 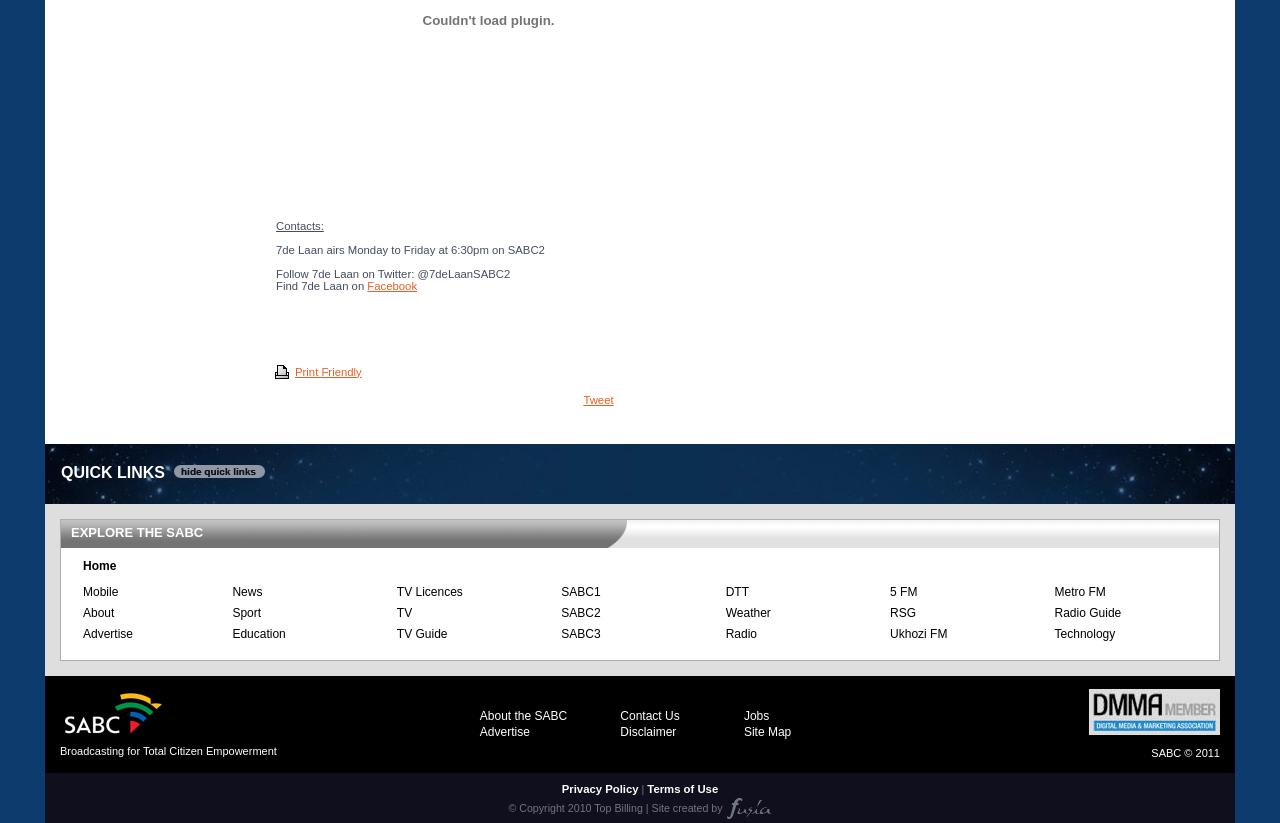 I want to click on 'Weather', so click(x=746, y=610).